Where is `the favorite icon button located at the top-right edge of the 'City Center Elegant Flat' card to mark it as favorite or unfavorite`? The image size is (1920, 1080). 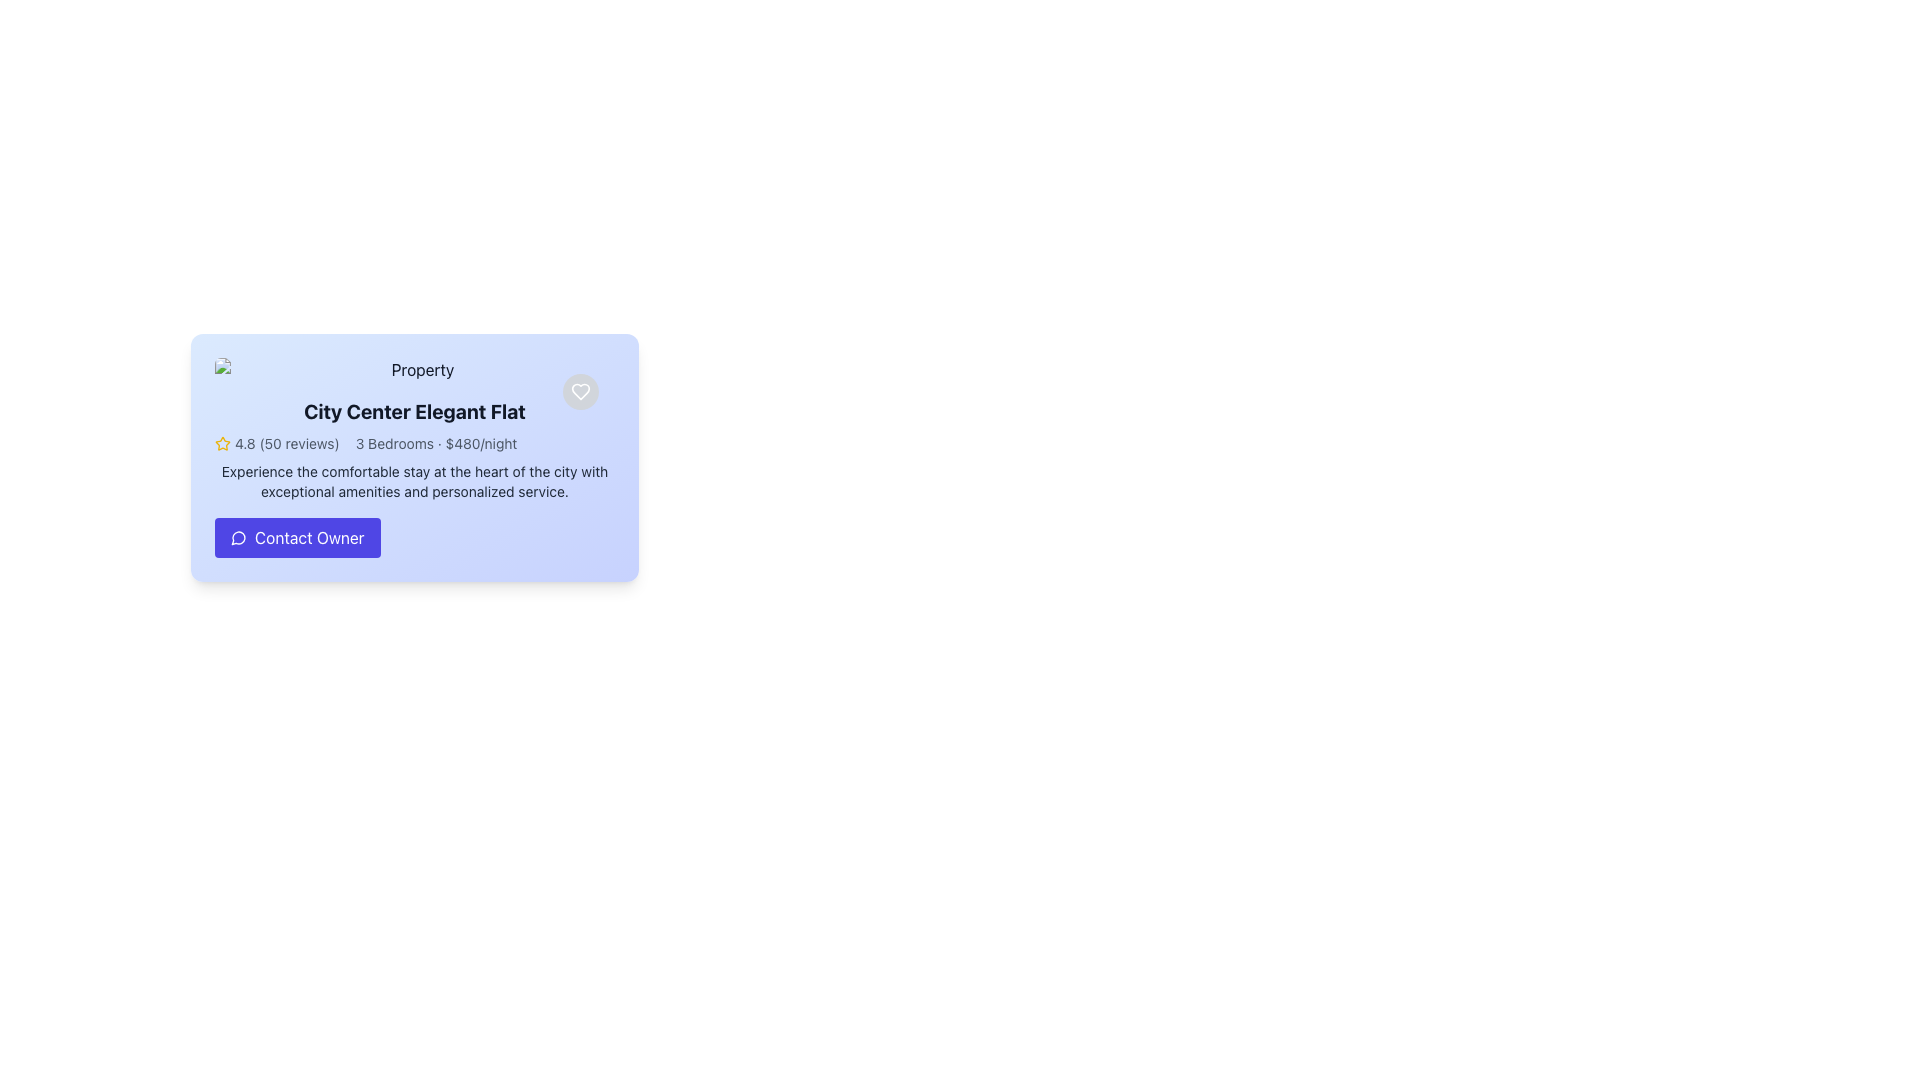
the favorite icon button located at the top-right edge of the 'City Center Elegant Flat' card to mark it as favorite or unfavorite is located at coordinates (579, 392).